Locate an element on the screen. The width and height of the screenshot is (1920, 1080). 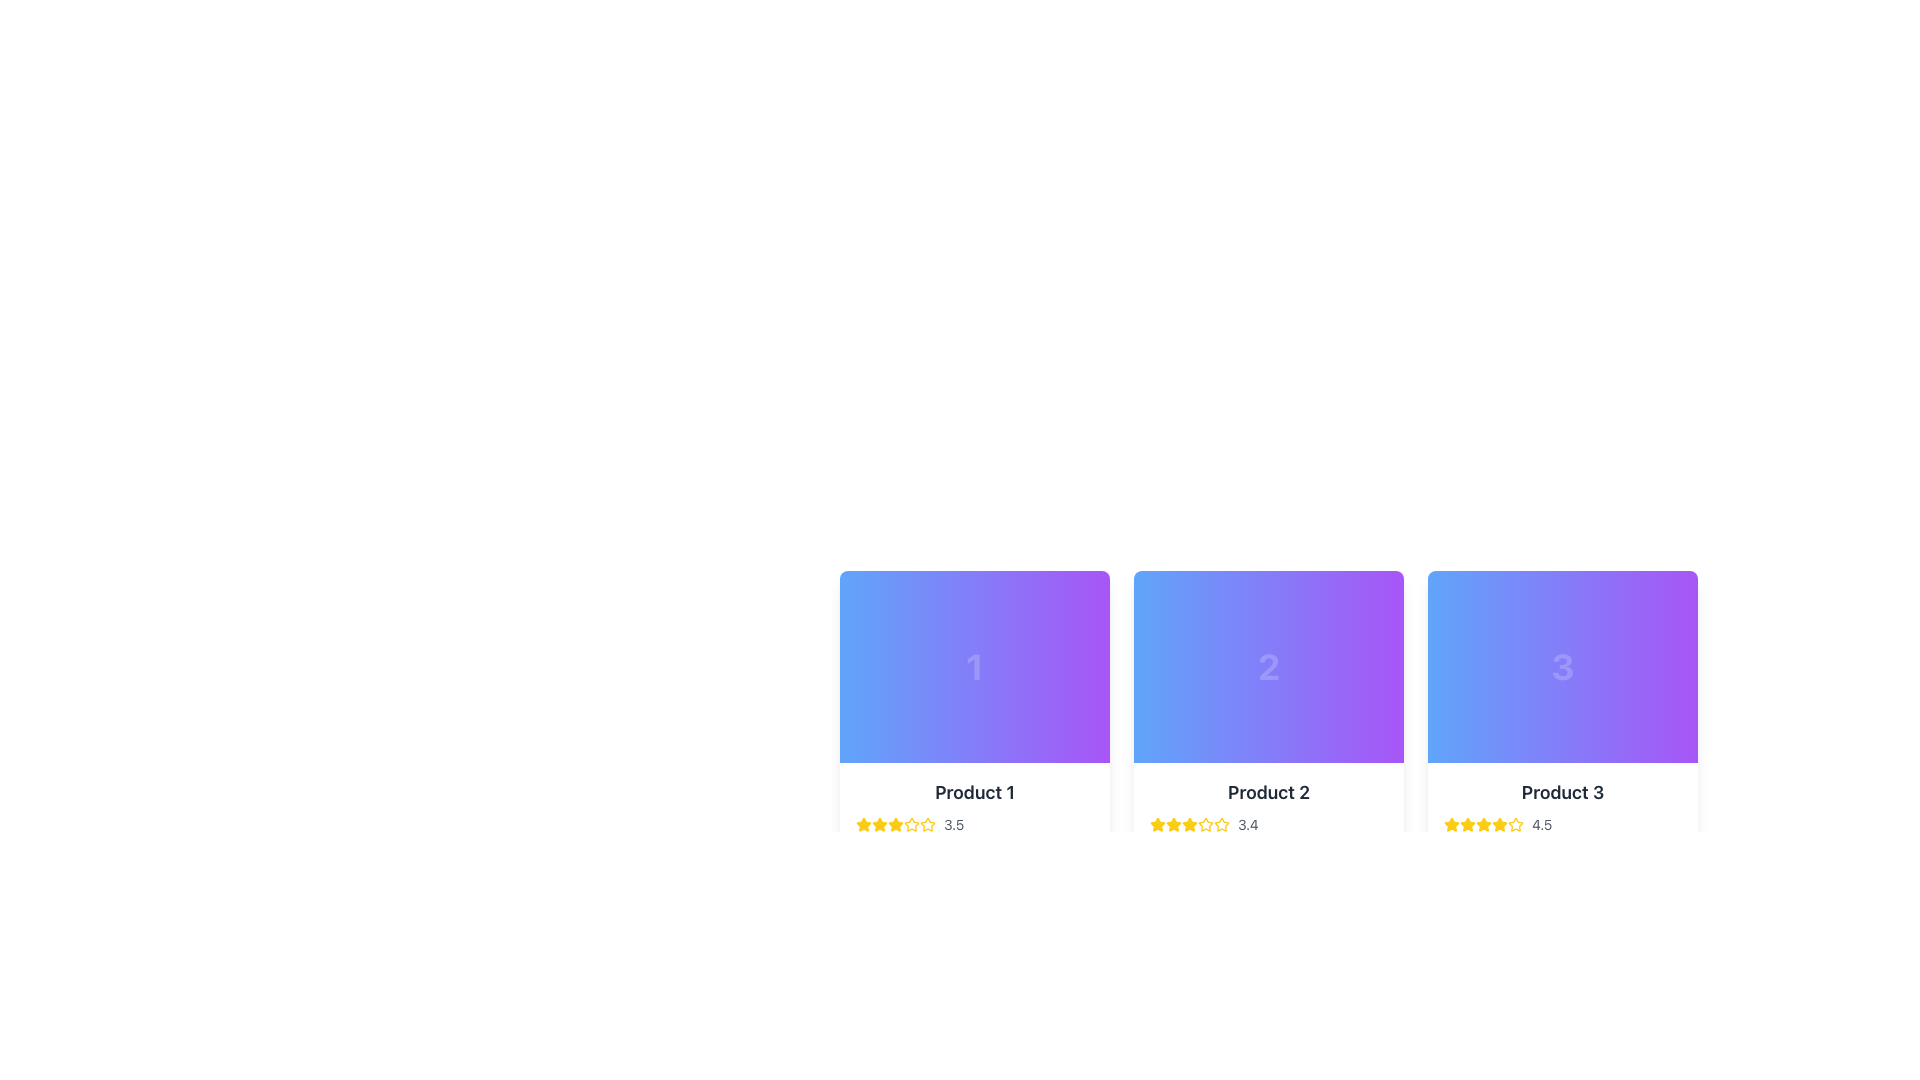
text content of the 'Product 1' label, which is displayed in a bold, large font at the bottom of the first product card is located at coordinates (974, 792).